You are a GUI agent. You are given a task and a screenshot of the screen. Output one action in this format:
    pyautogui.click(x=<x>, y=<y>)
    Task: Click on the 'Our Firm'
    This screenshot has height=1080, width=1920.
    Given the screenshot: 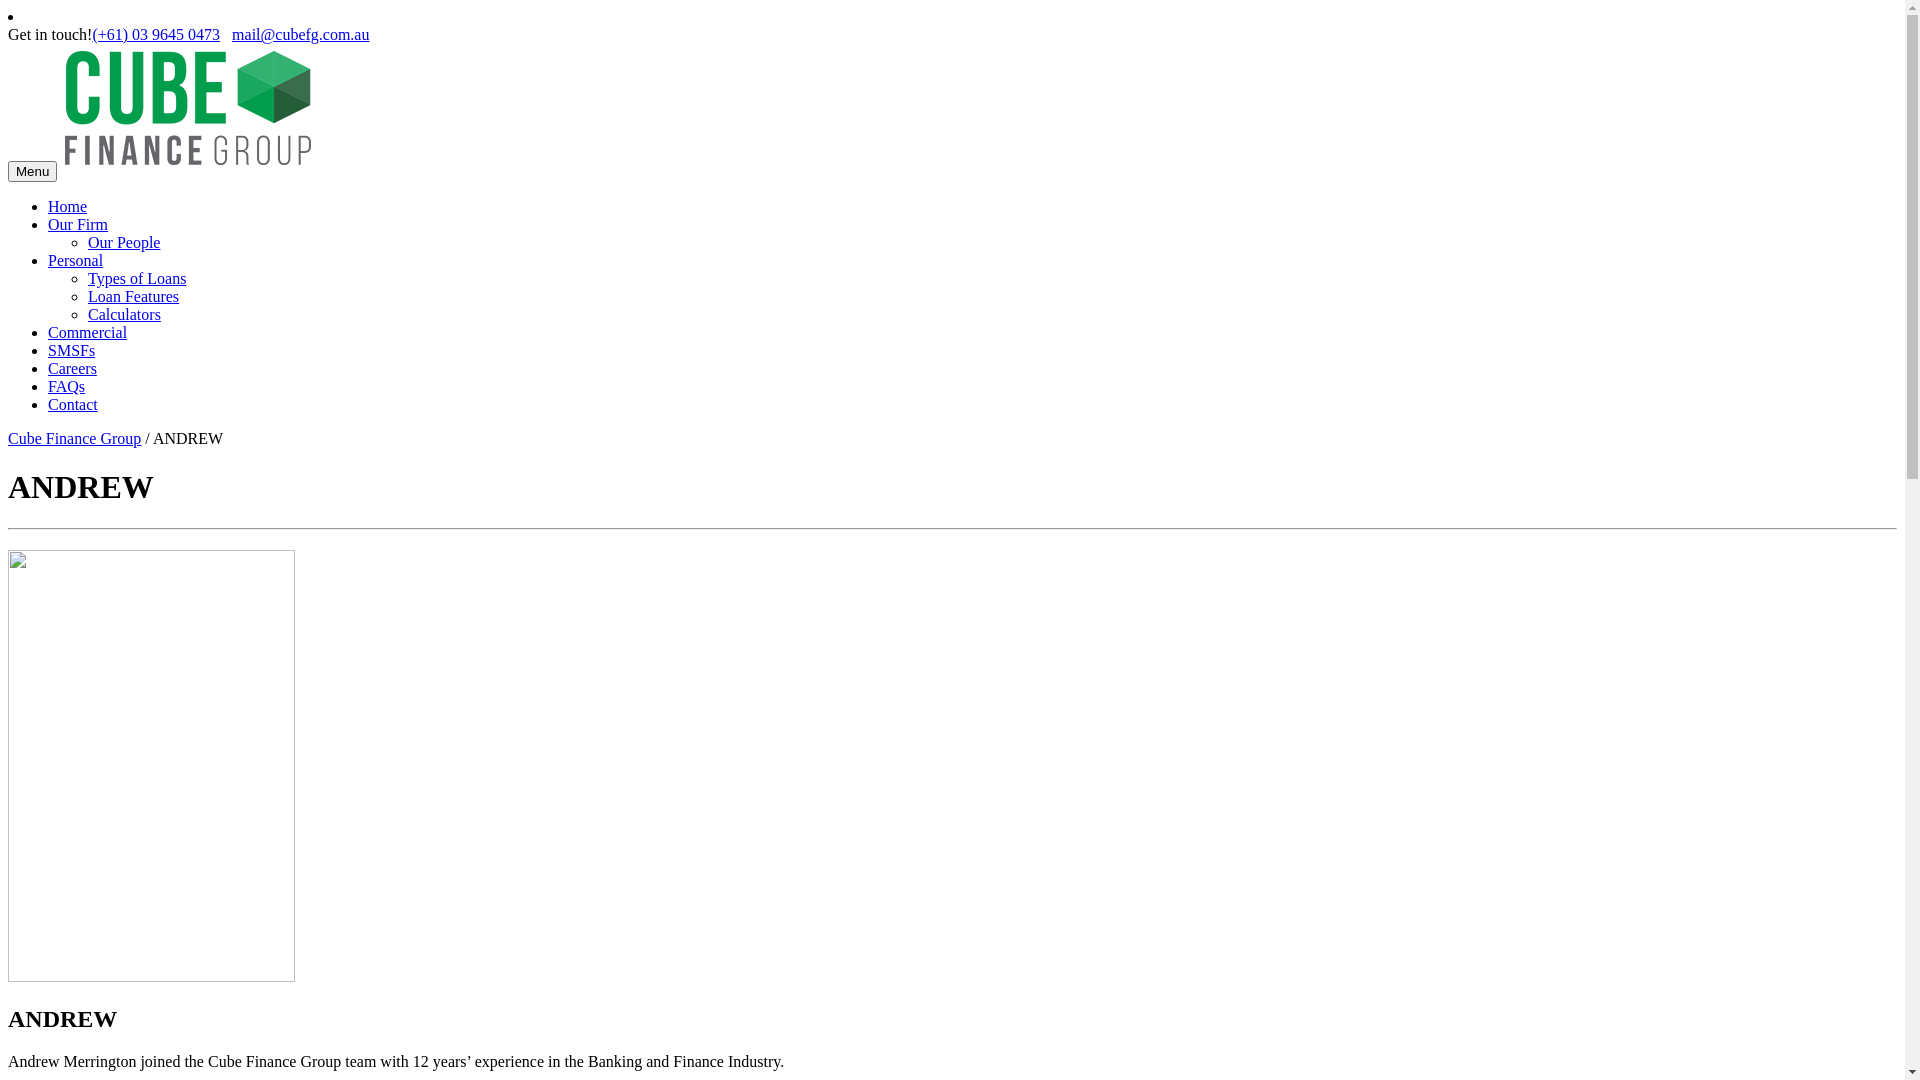 What is the action you would take?
    pyautogui.click(x=77, y=224)
    